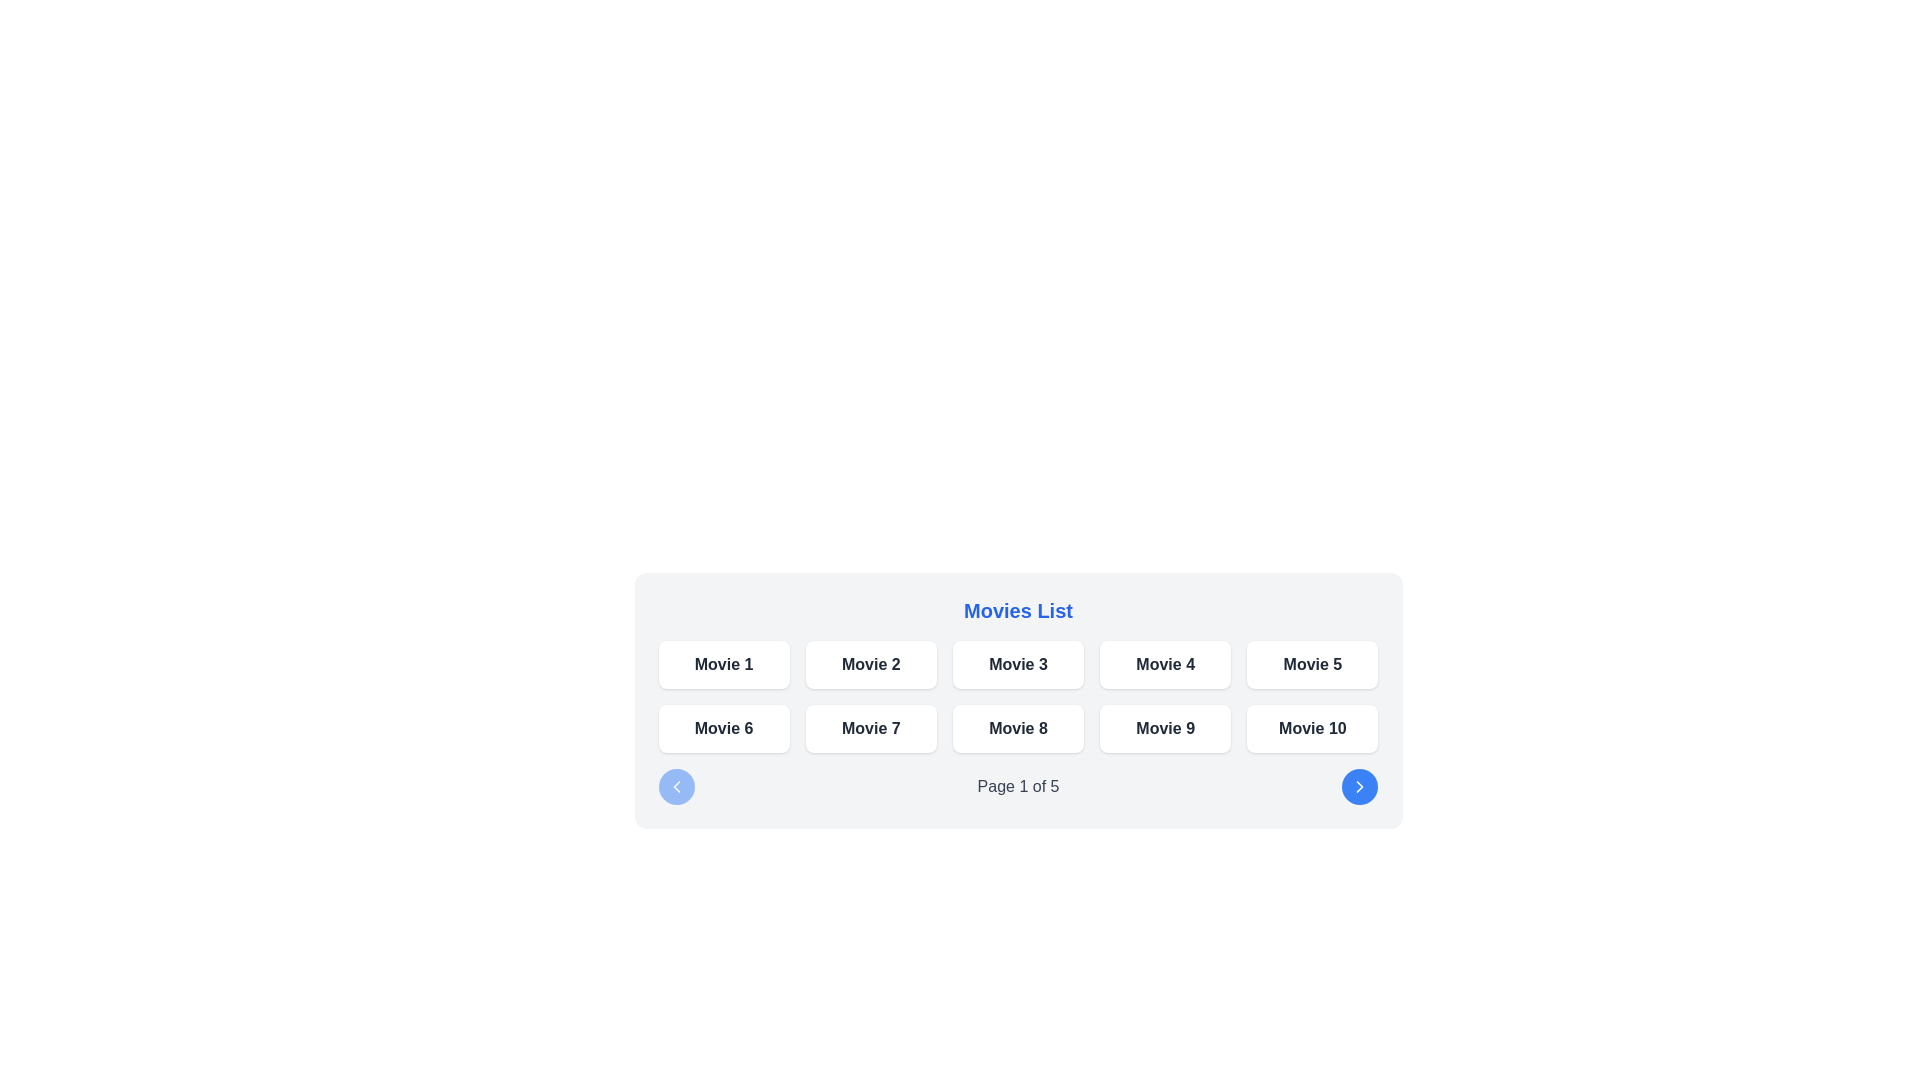 The width and height of the screenshot is (1920, 1080). Describe the element at coordinates (1312, 664) in the screenshot. I see `the static label displaying 'Movie 5' which is located in the top row, fifth column of the movie names grid` at that location.